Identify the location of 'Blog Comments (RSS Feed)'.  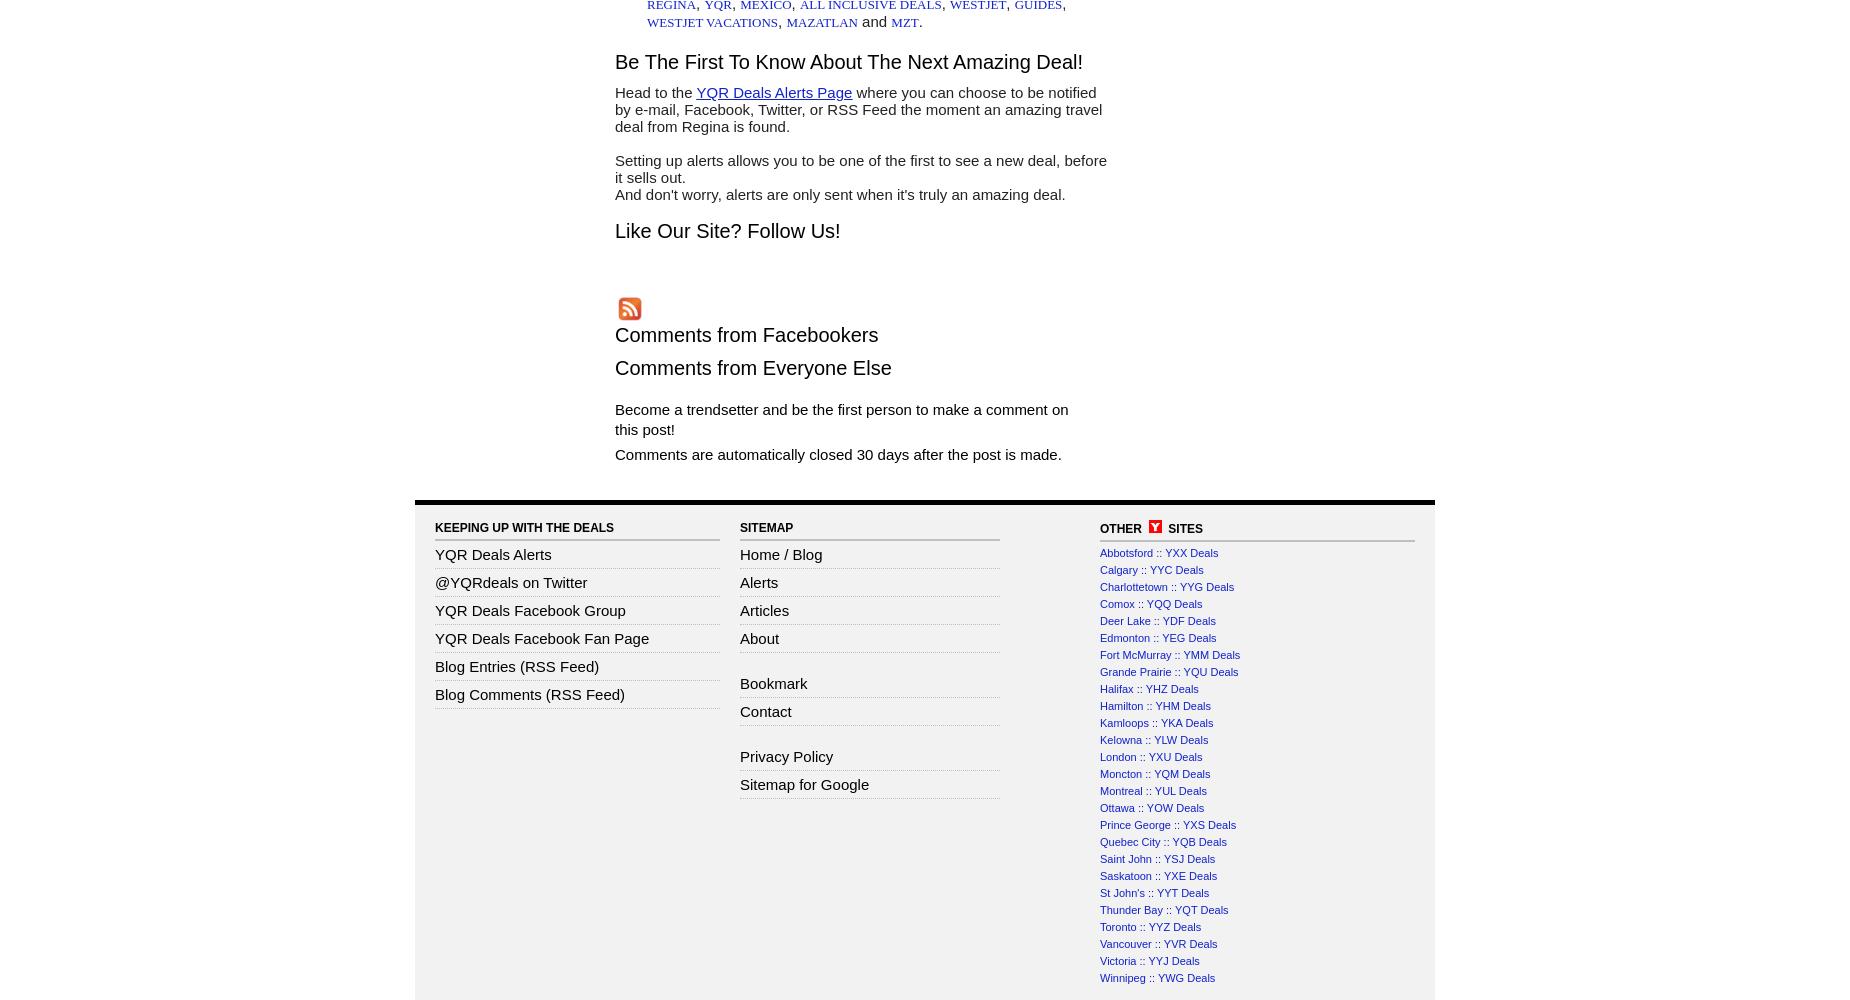
(530, 693).